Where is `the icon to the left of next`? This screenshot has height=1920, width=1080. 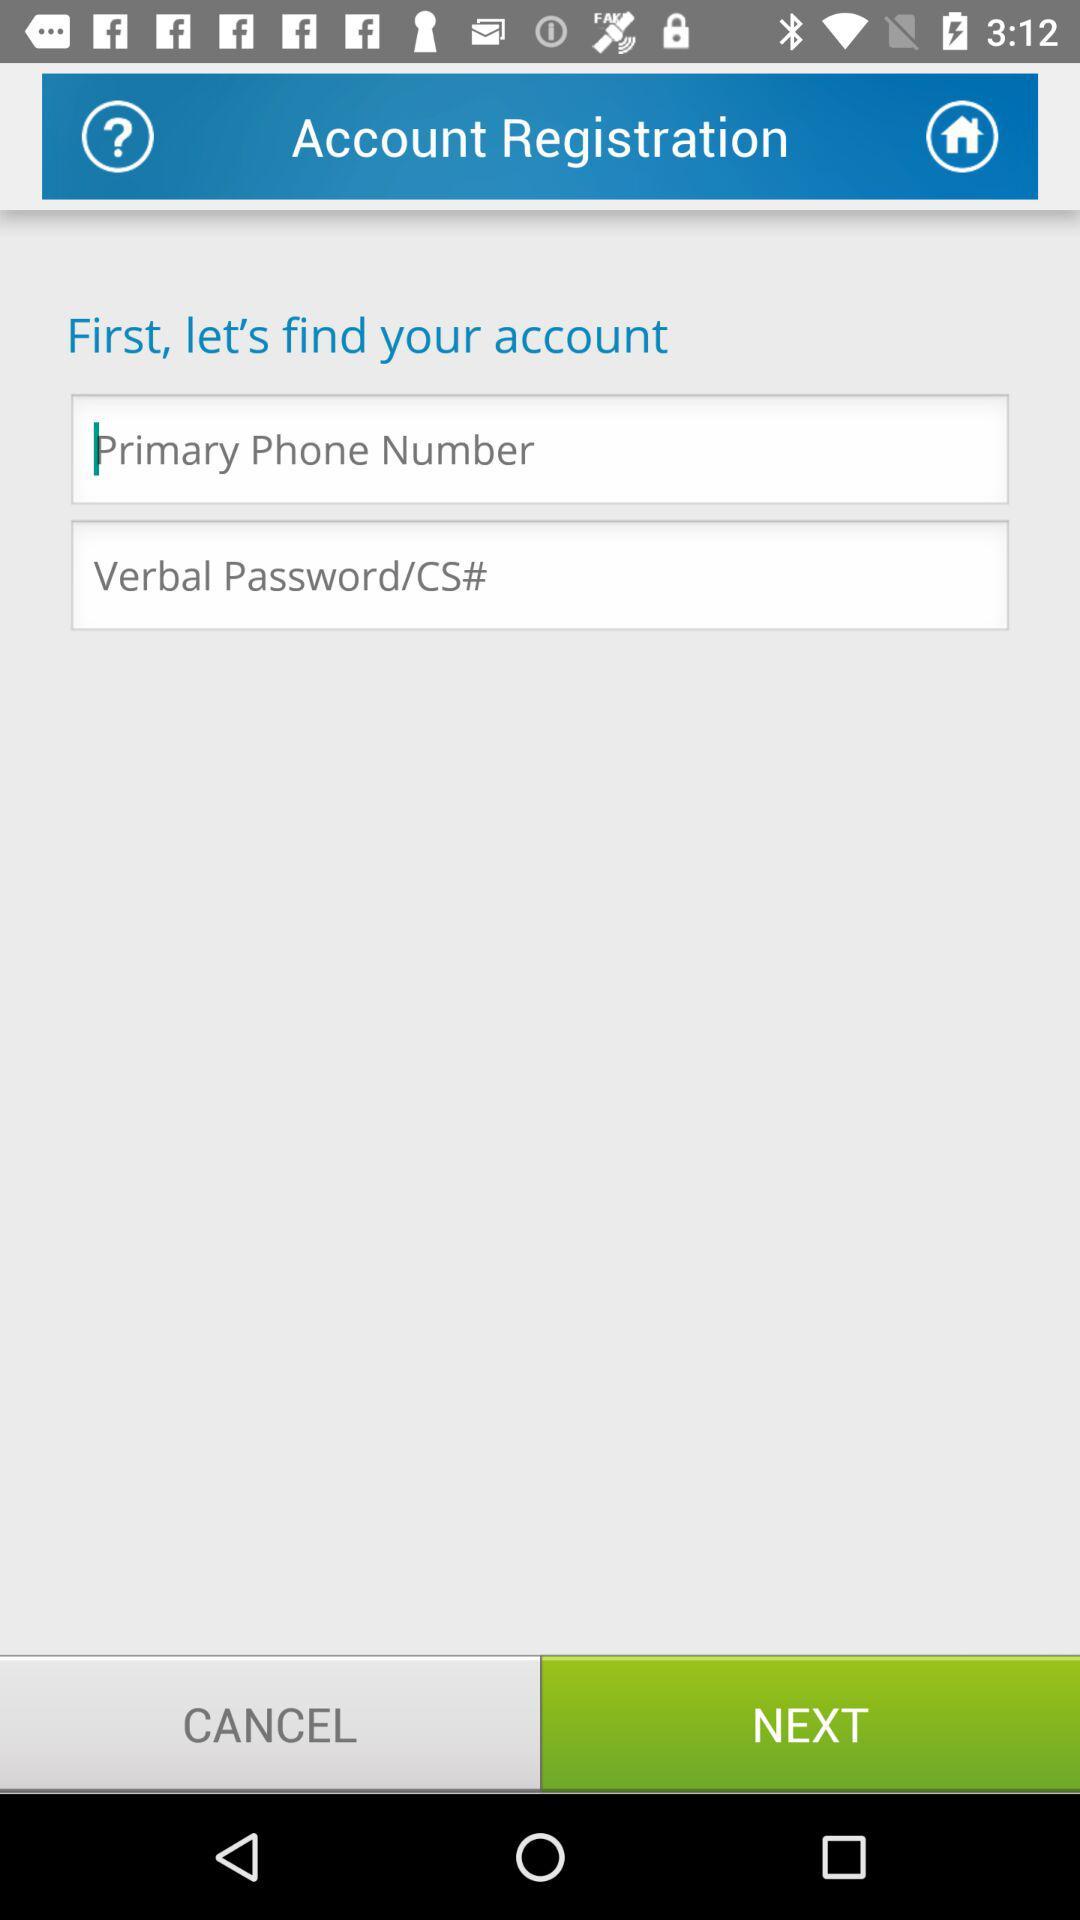
the icon to the left of next is located at coordinates (270, 1722).